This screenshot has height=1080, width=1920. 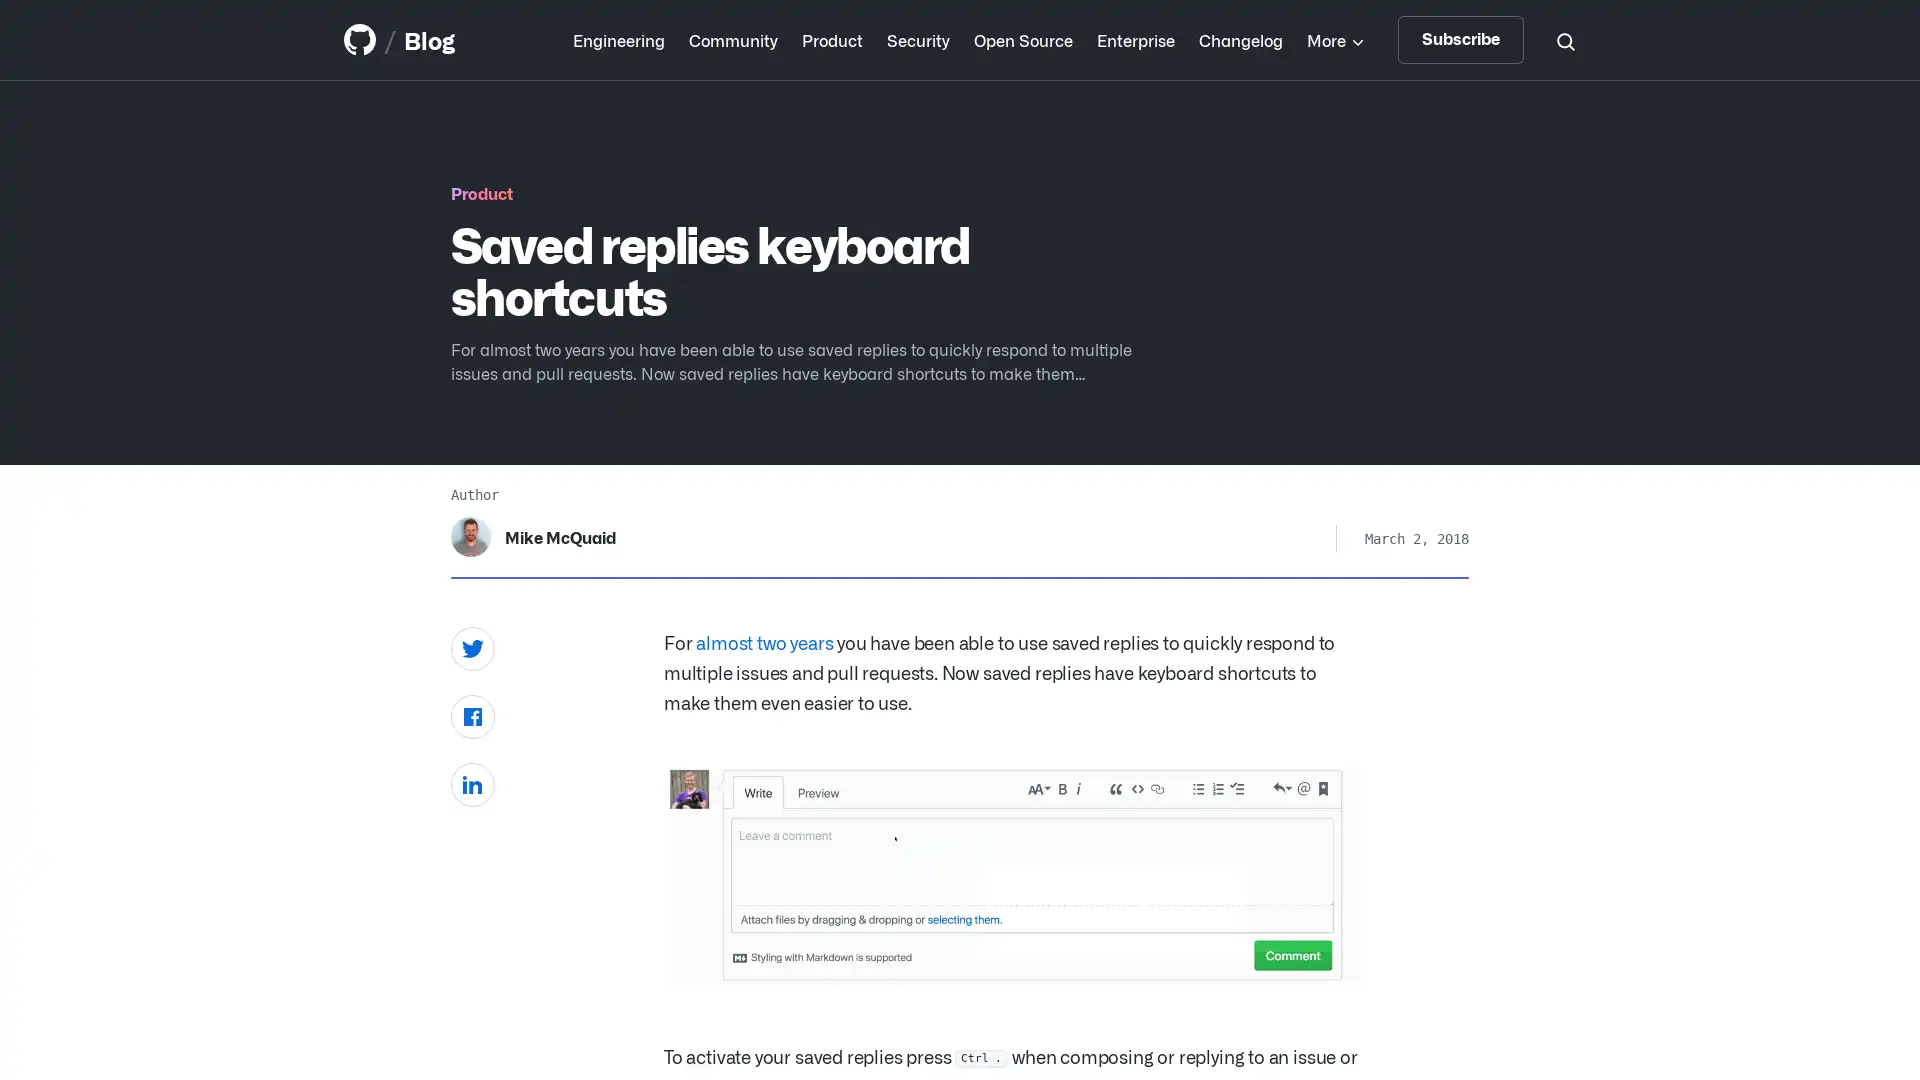 I want to click on More, so click(x=1336, y=38).